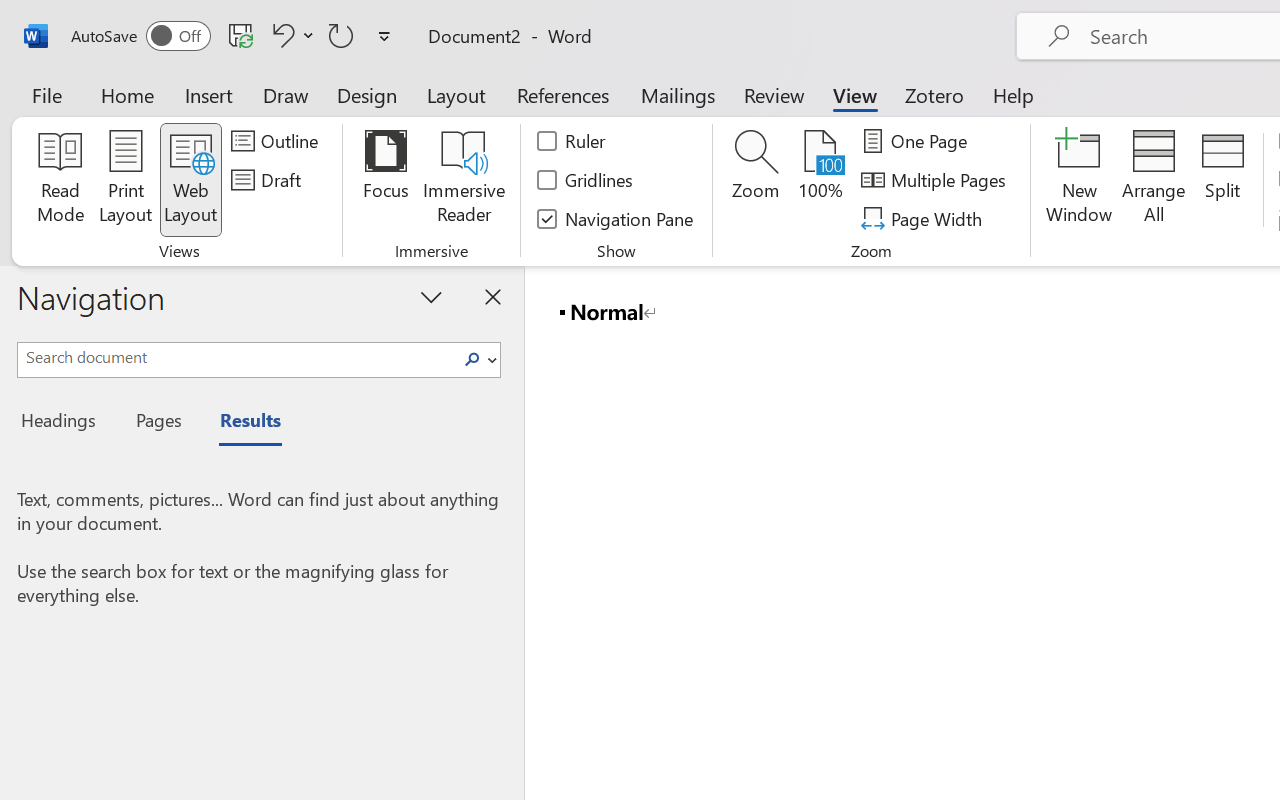  What do you see at coordinates (209, 94) in the screenshot?
I see `'Insert'` at bounding box center [209, 94].